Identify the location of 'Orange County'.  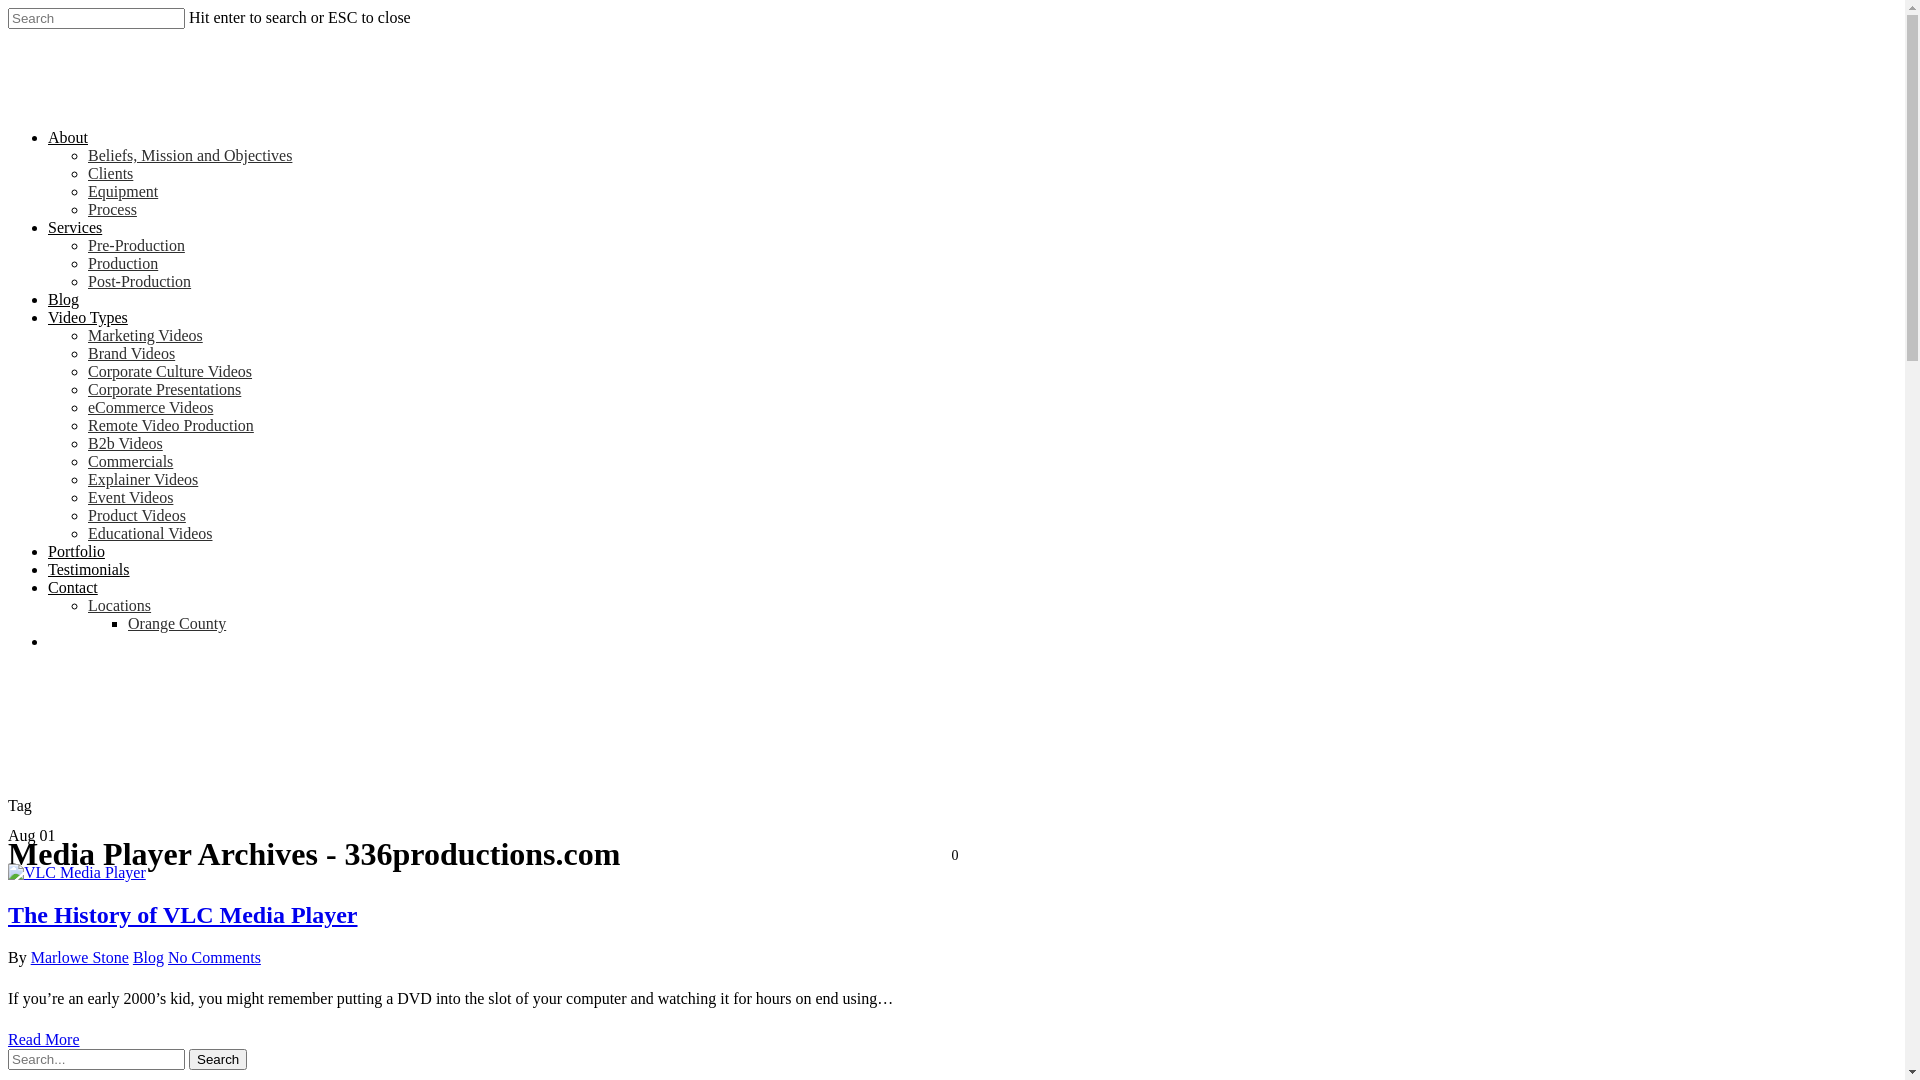
(177, 622).